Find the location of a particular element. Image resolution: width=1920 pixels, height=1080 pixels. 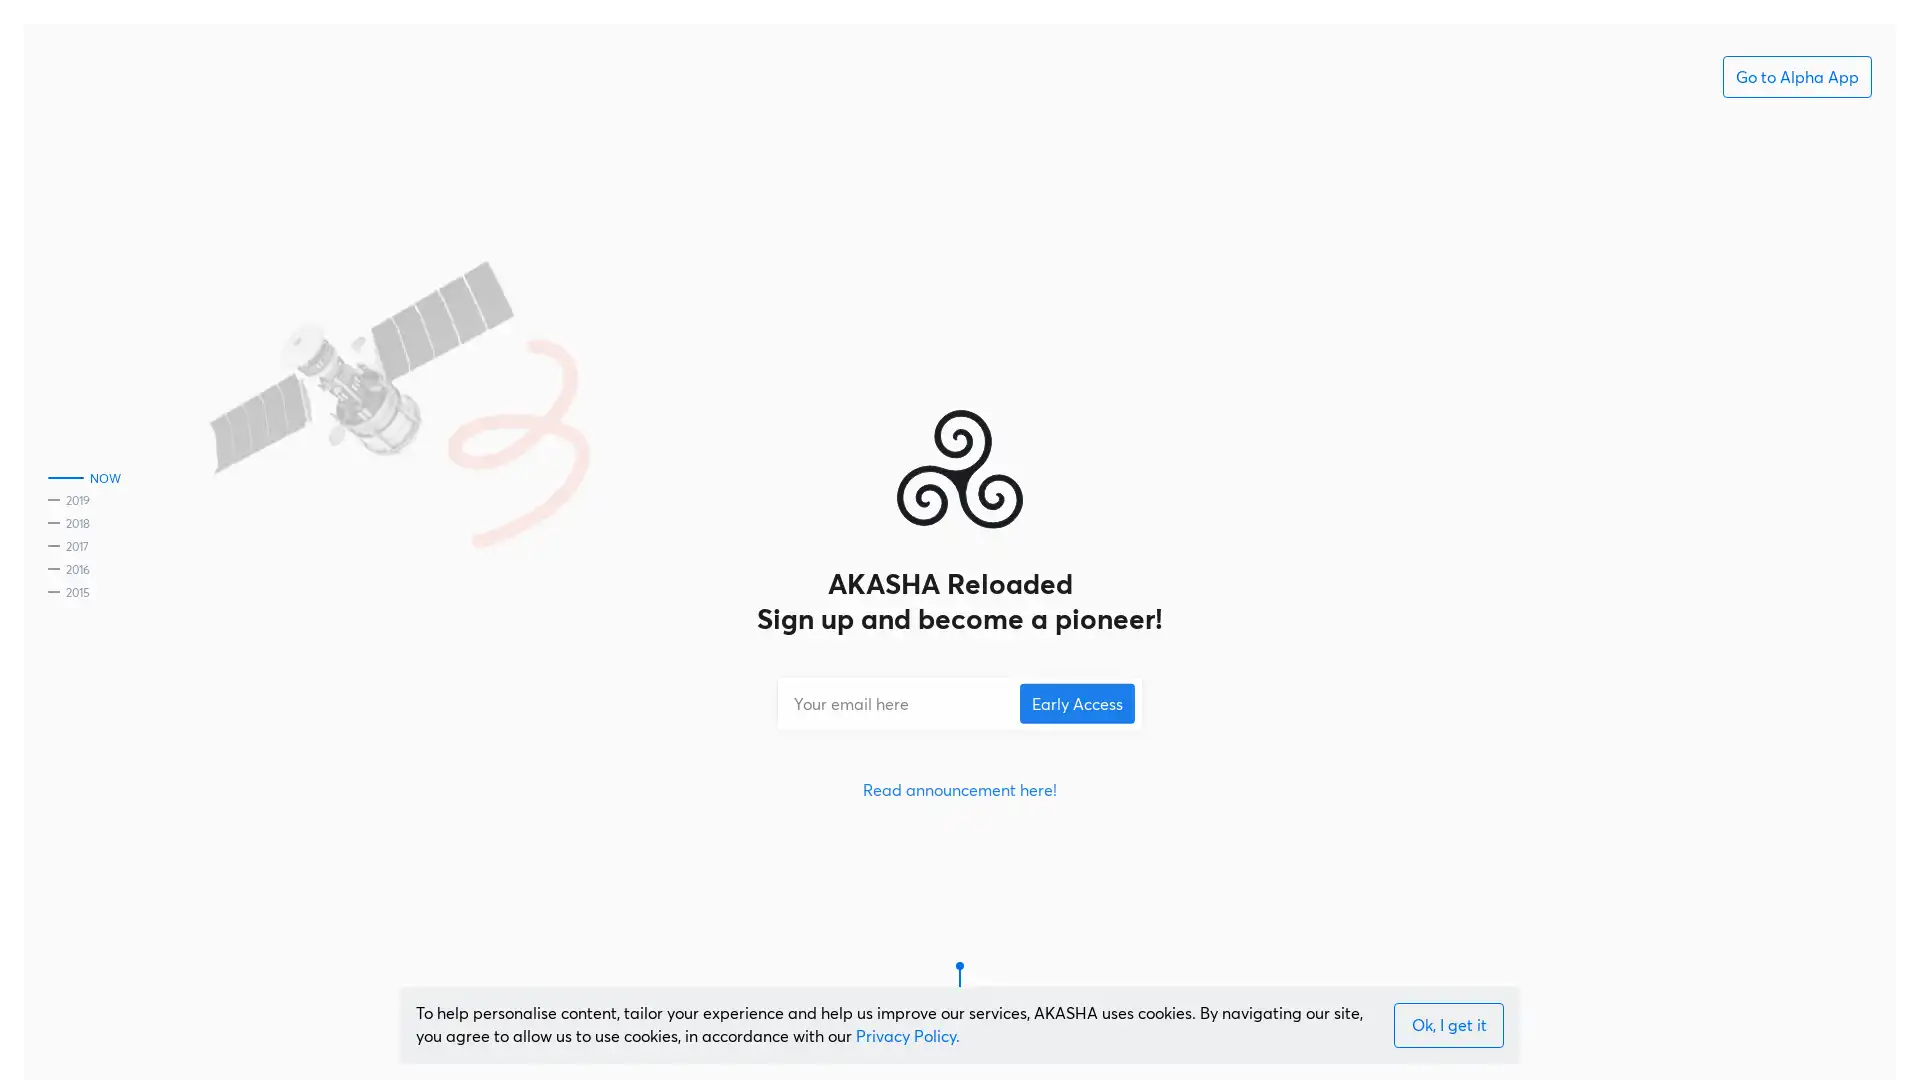

2015 is located at coordinates (68, 592).